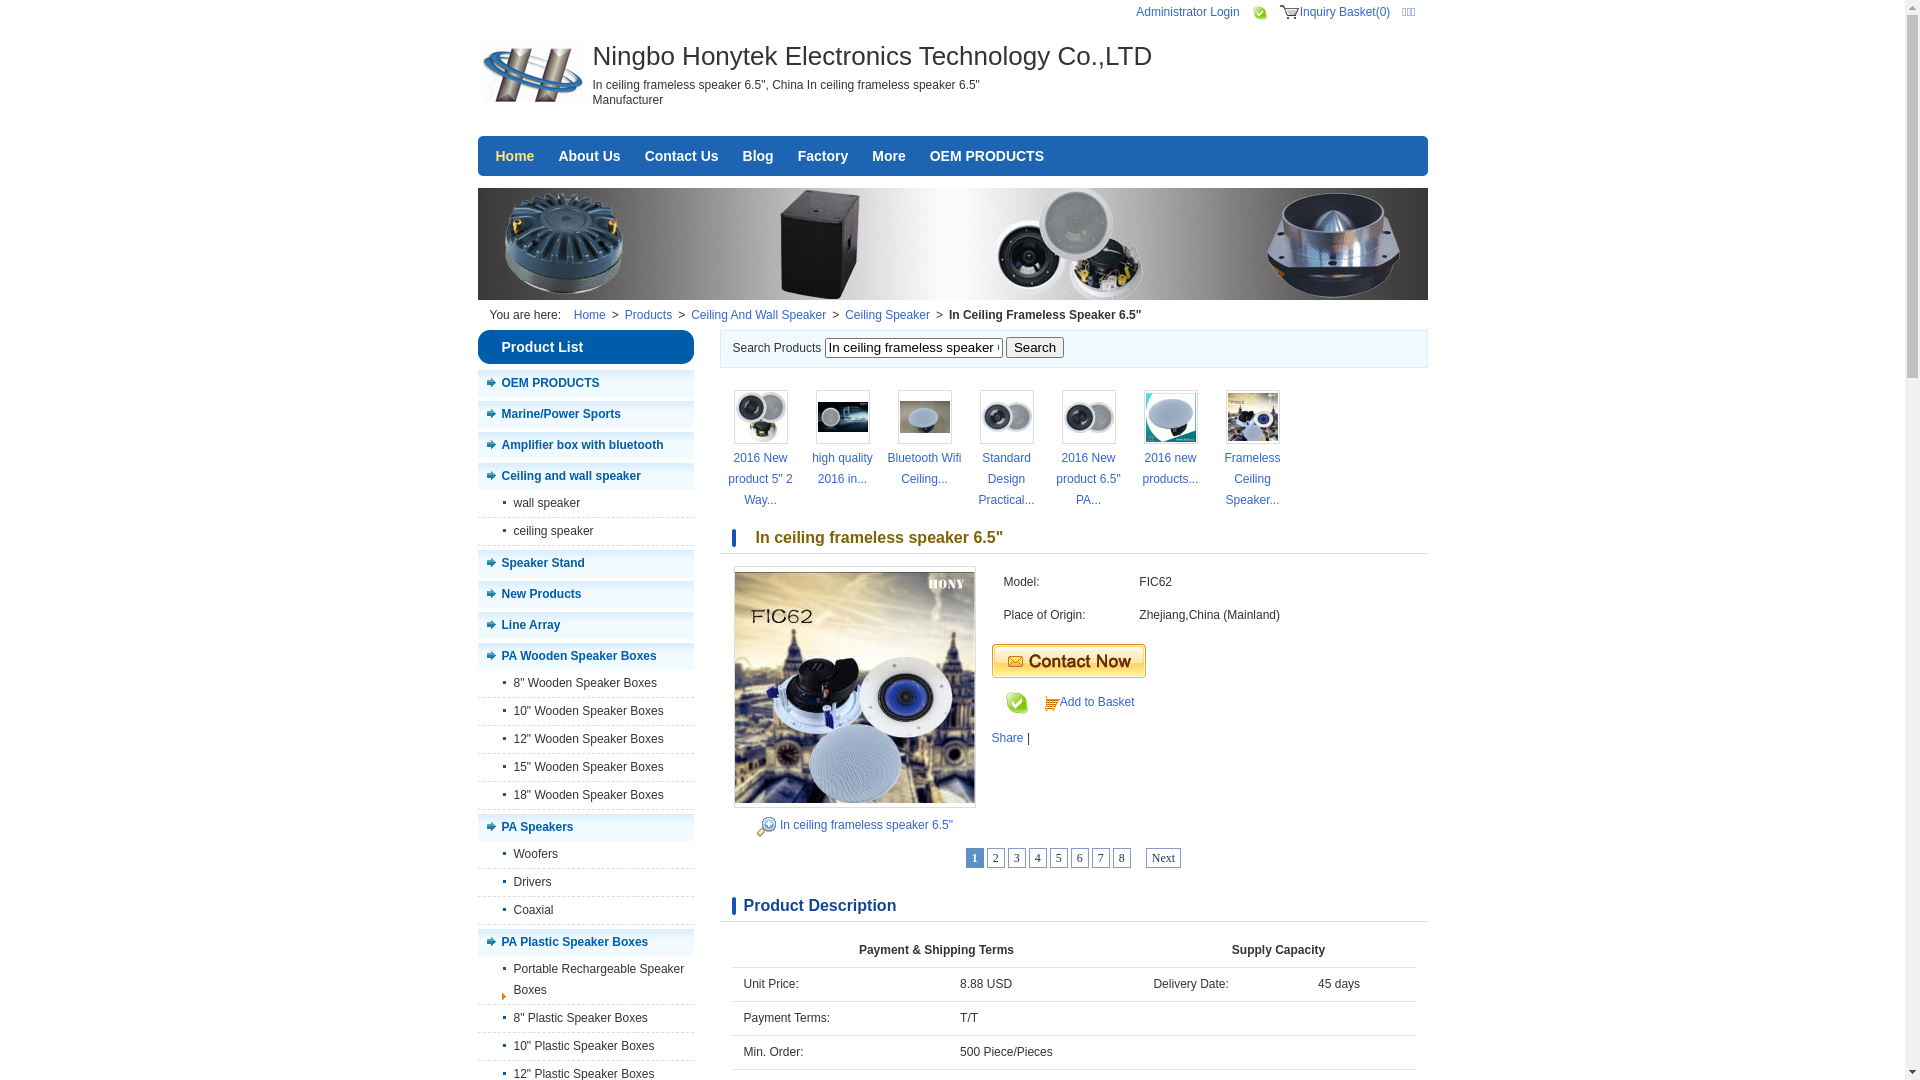 This screenshot has height=1080, width=1920. Describe the element at coordinates (546, 154) in the screenshot. I see `'About Us'` at that location.